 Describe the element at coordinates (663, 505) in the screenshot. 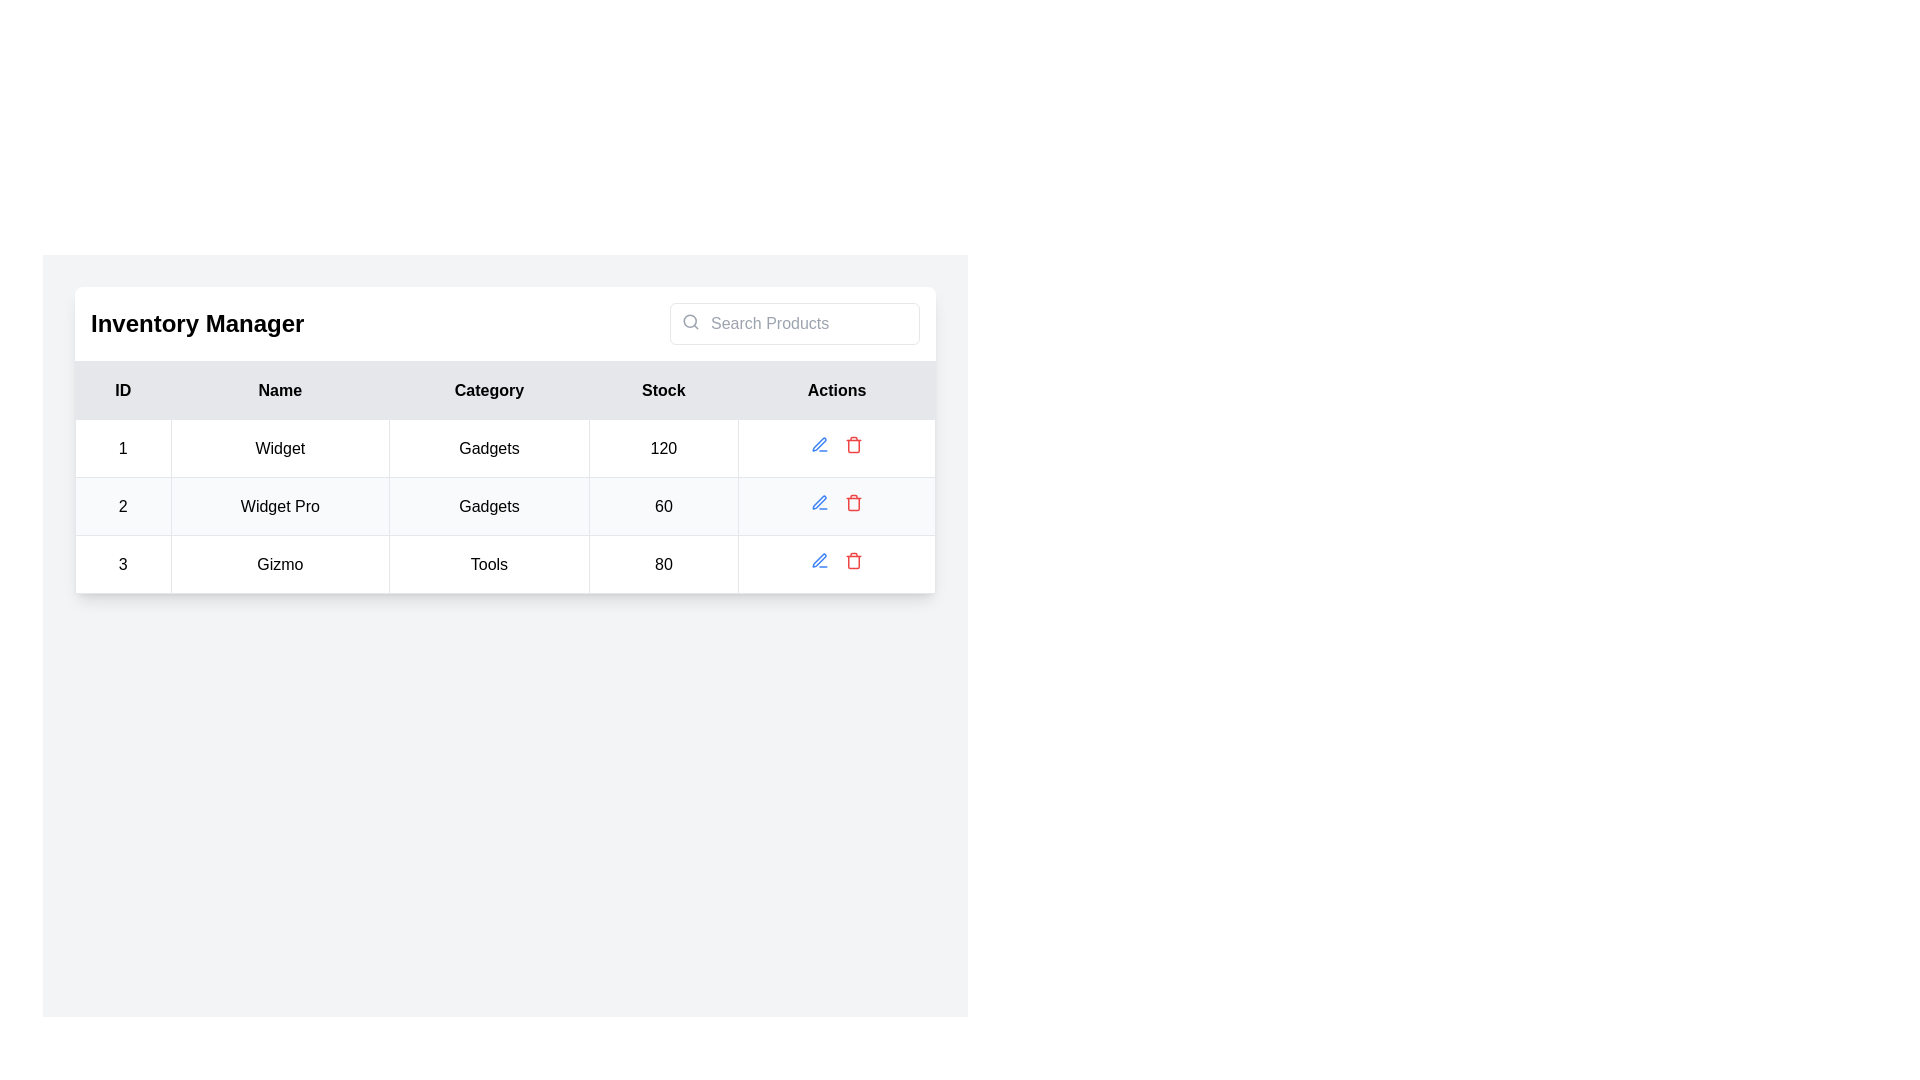

I see `the Text display field containing the text '60' in bold black font, located in the 'Stock' column of the 'Widget Pro' row in the table` at that location.